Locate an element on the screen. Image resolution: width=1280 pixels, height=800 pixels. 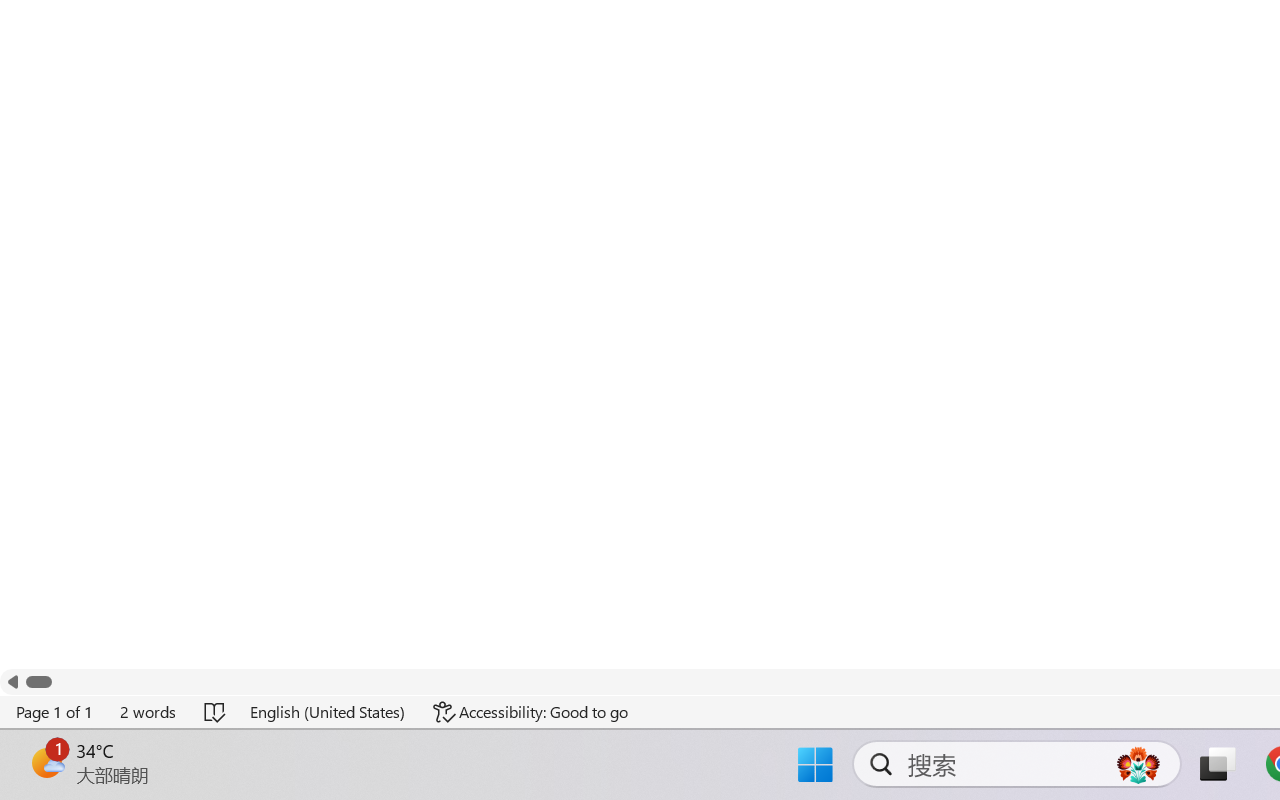
'Language English (United States)' is located at coordinates (328, 711).